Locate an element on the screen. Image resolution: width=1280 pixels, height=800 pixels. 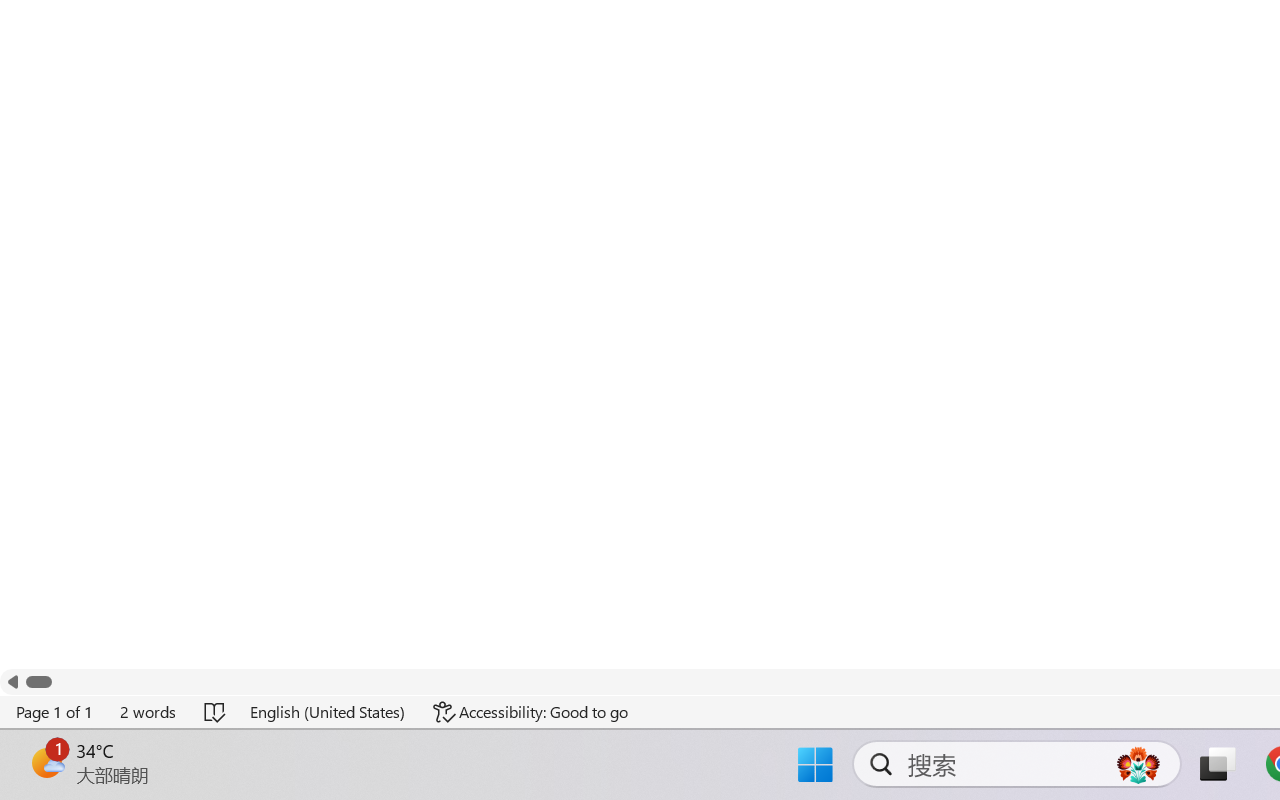
'Language English (United States)' is located at coordinates (328, 711).